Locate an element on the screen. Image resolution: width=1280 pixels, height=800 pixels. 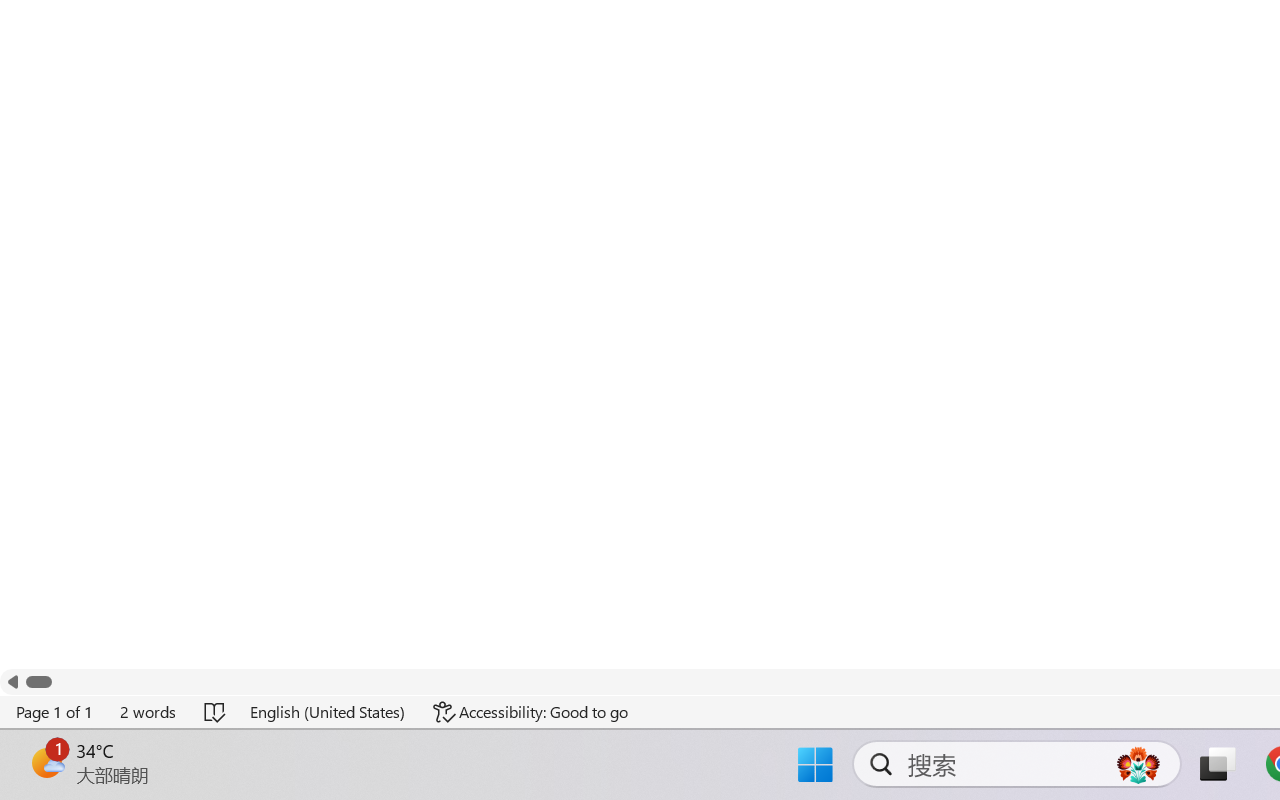
'Language English (United States)' is located at coordinates (328, 711).